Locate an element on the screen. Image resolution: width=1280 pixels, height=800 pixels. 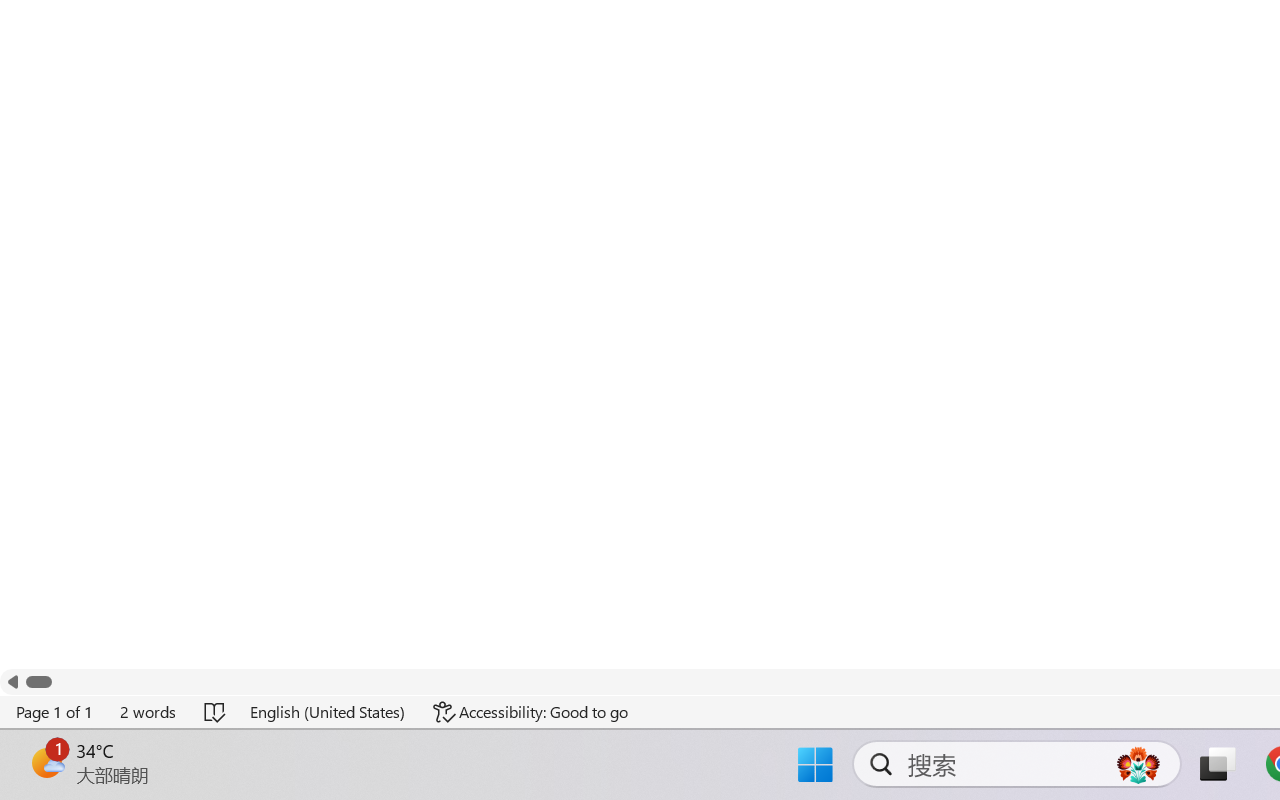
'Language English (United States)' is located at coordinates (328, 711).